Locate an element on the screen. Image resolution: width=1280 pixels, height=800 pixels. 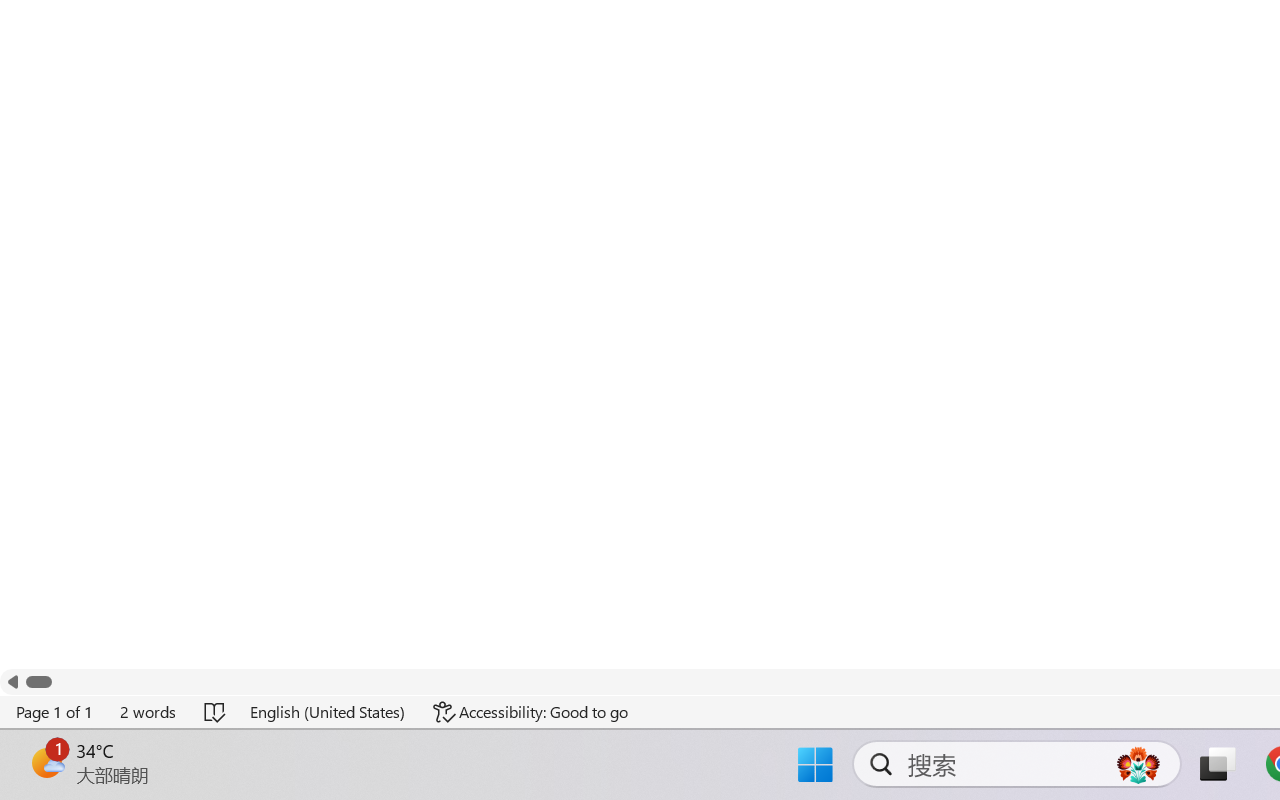
'Language English (United States)' is located at coordinates (328, 711).